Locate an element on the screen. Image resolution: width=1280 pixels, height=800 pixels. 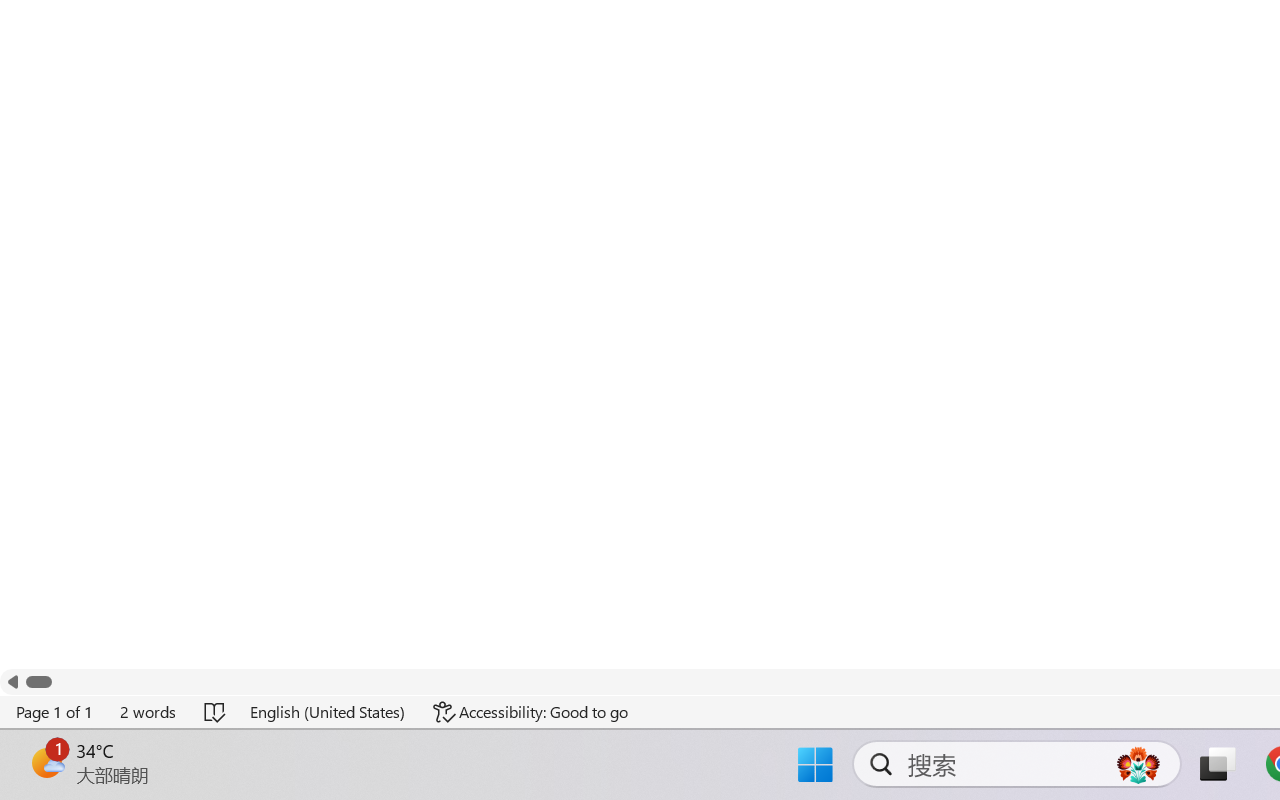
'Language English (United States)' is located at coordinates (328, 711).